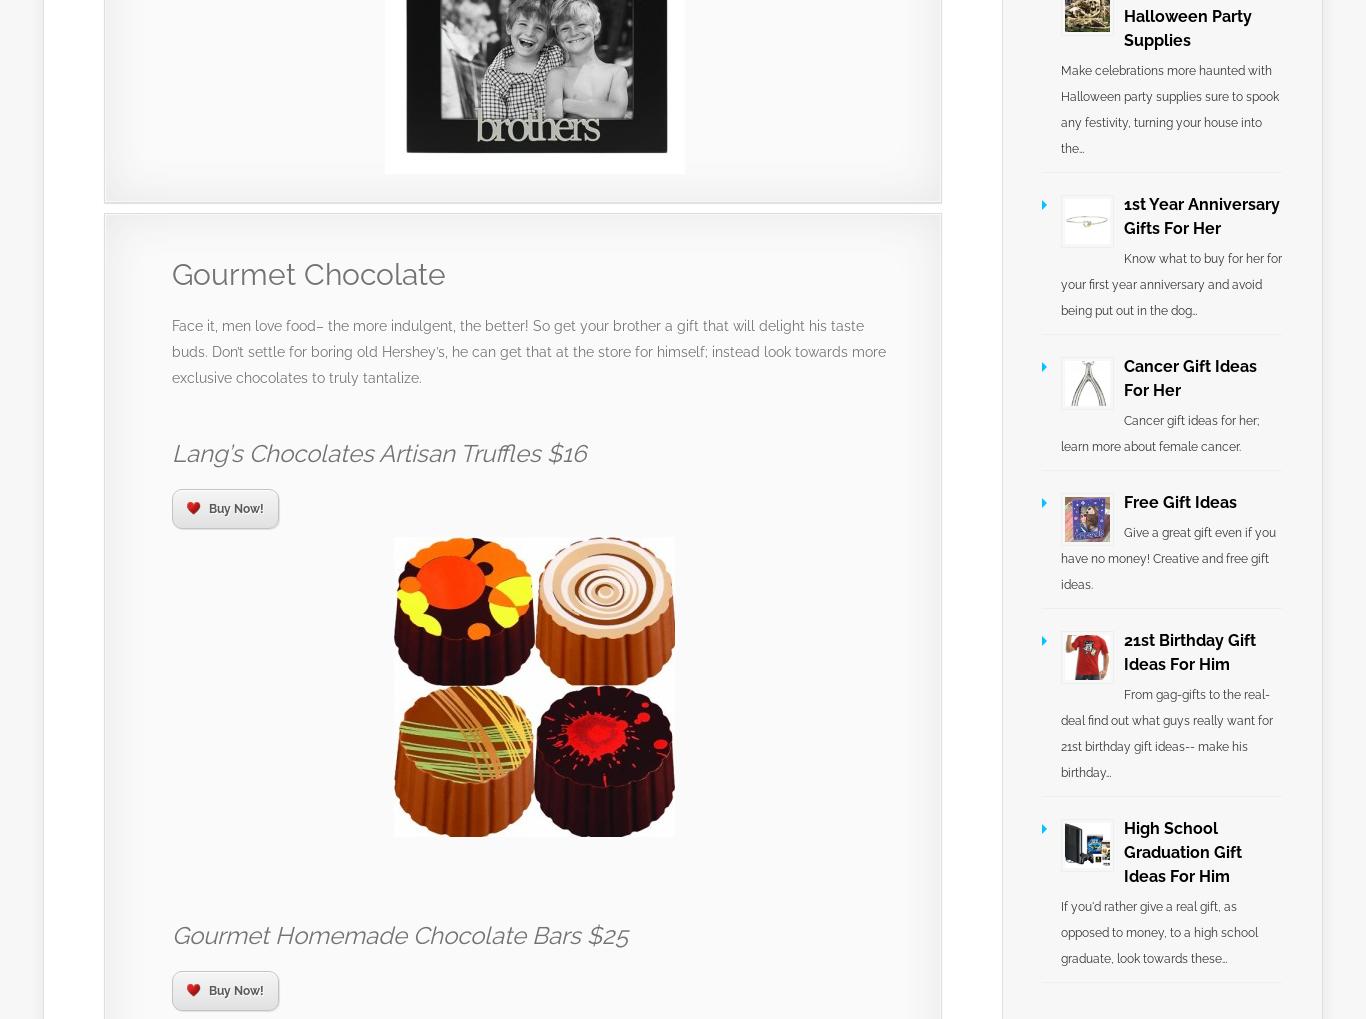 This screenshot has height=1019, width=1366. What do you see at coordinates (398, 934) in the screenshot?
I see `'Gourmet Homemade Chocolate Bars $25'` at bounding box center [398, 934].